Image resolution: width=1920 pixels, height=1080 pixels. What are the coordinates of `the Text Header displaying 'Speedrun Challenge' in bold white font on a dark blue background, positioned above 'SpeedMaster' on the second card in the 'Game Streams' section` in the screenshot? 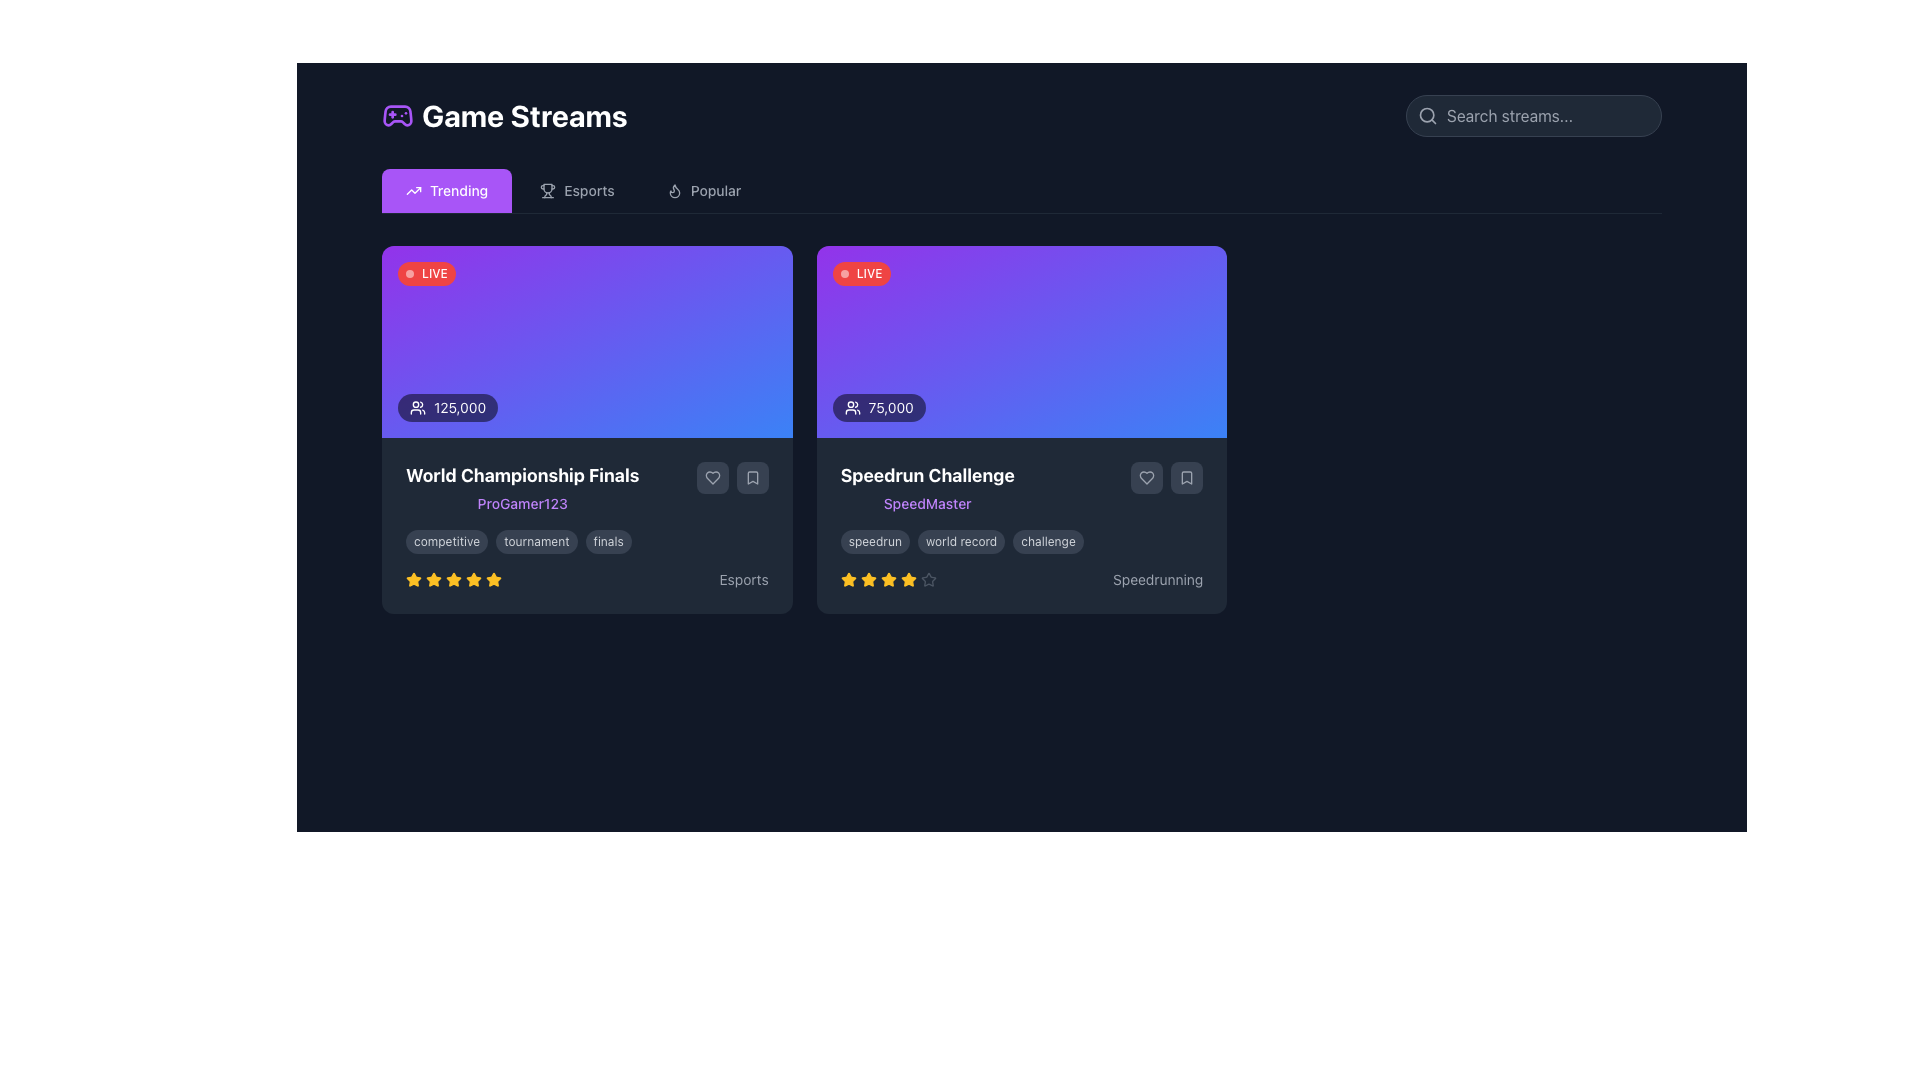 It's located at (926, 475).